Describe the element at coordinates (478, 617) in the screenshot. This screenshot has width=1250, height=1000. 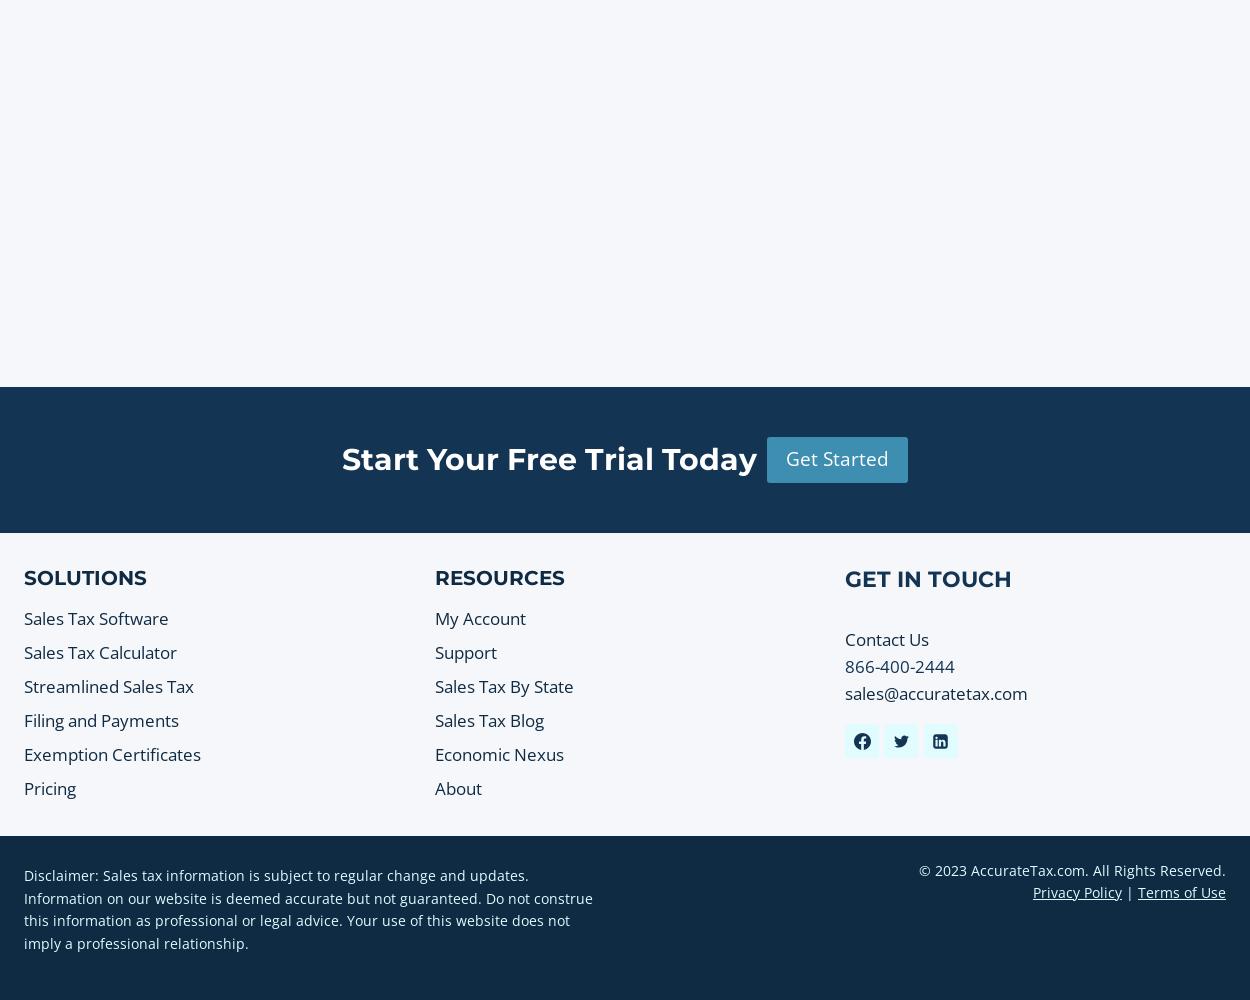
I see `'My Account'` at that location.